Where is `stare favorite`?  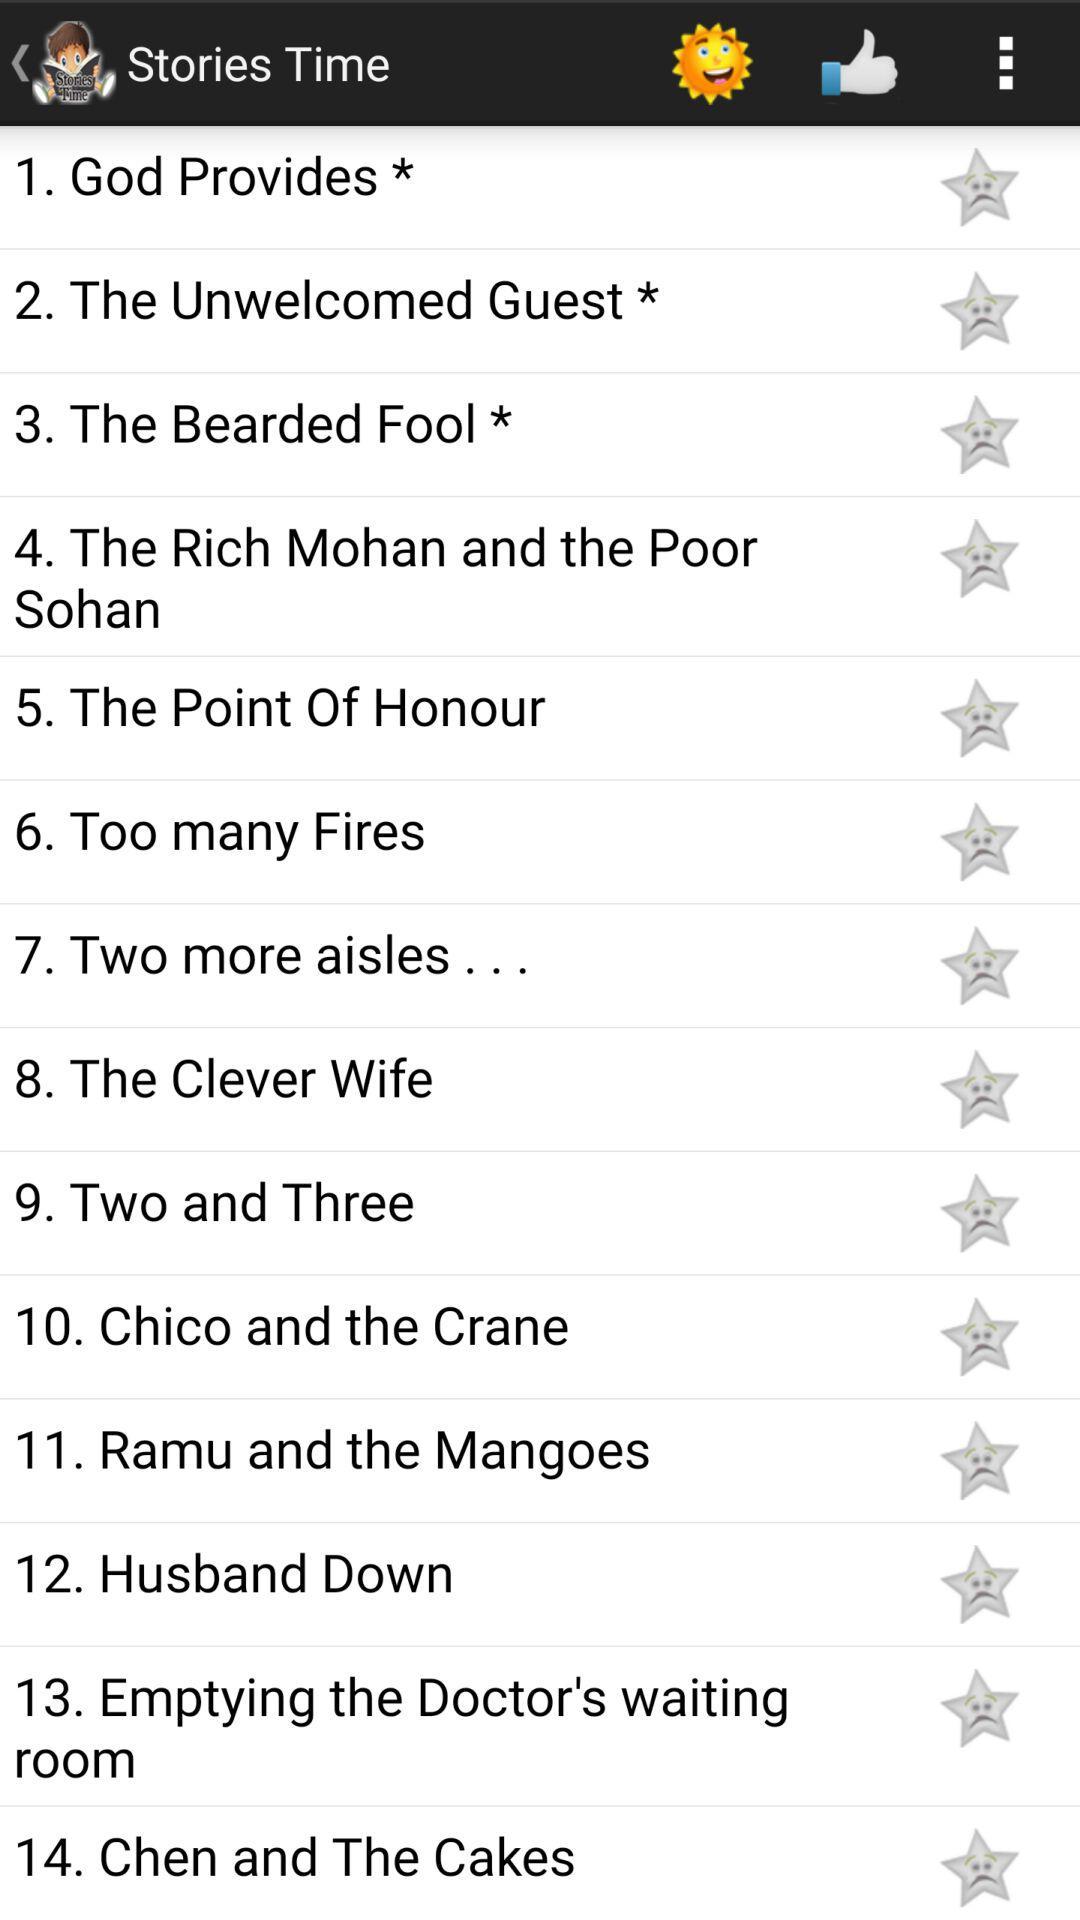 stare favorite is located at coordinates (978, 309).